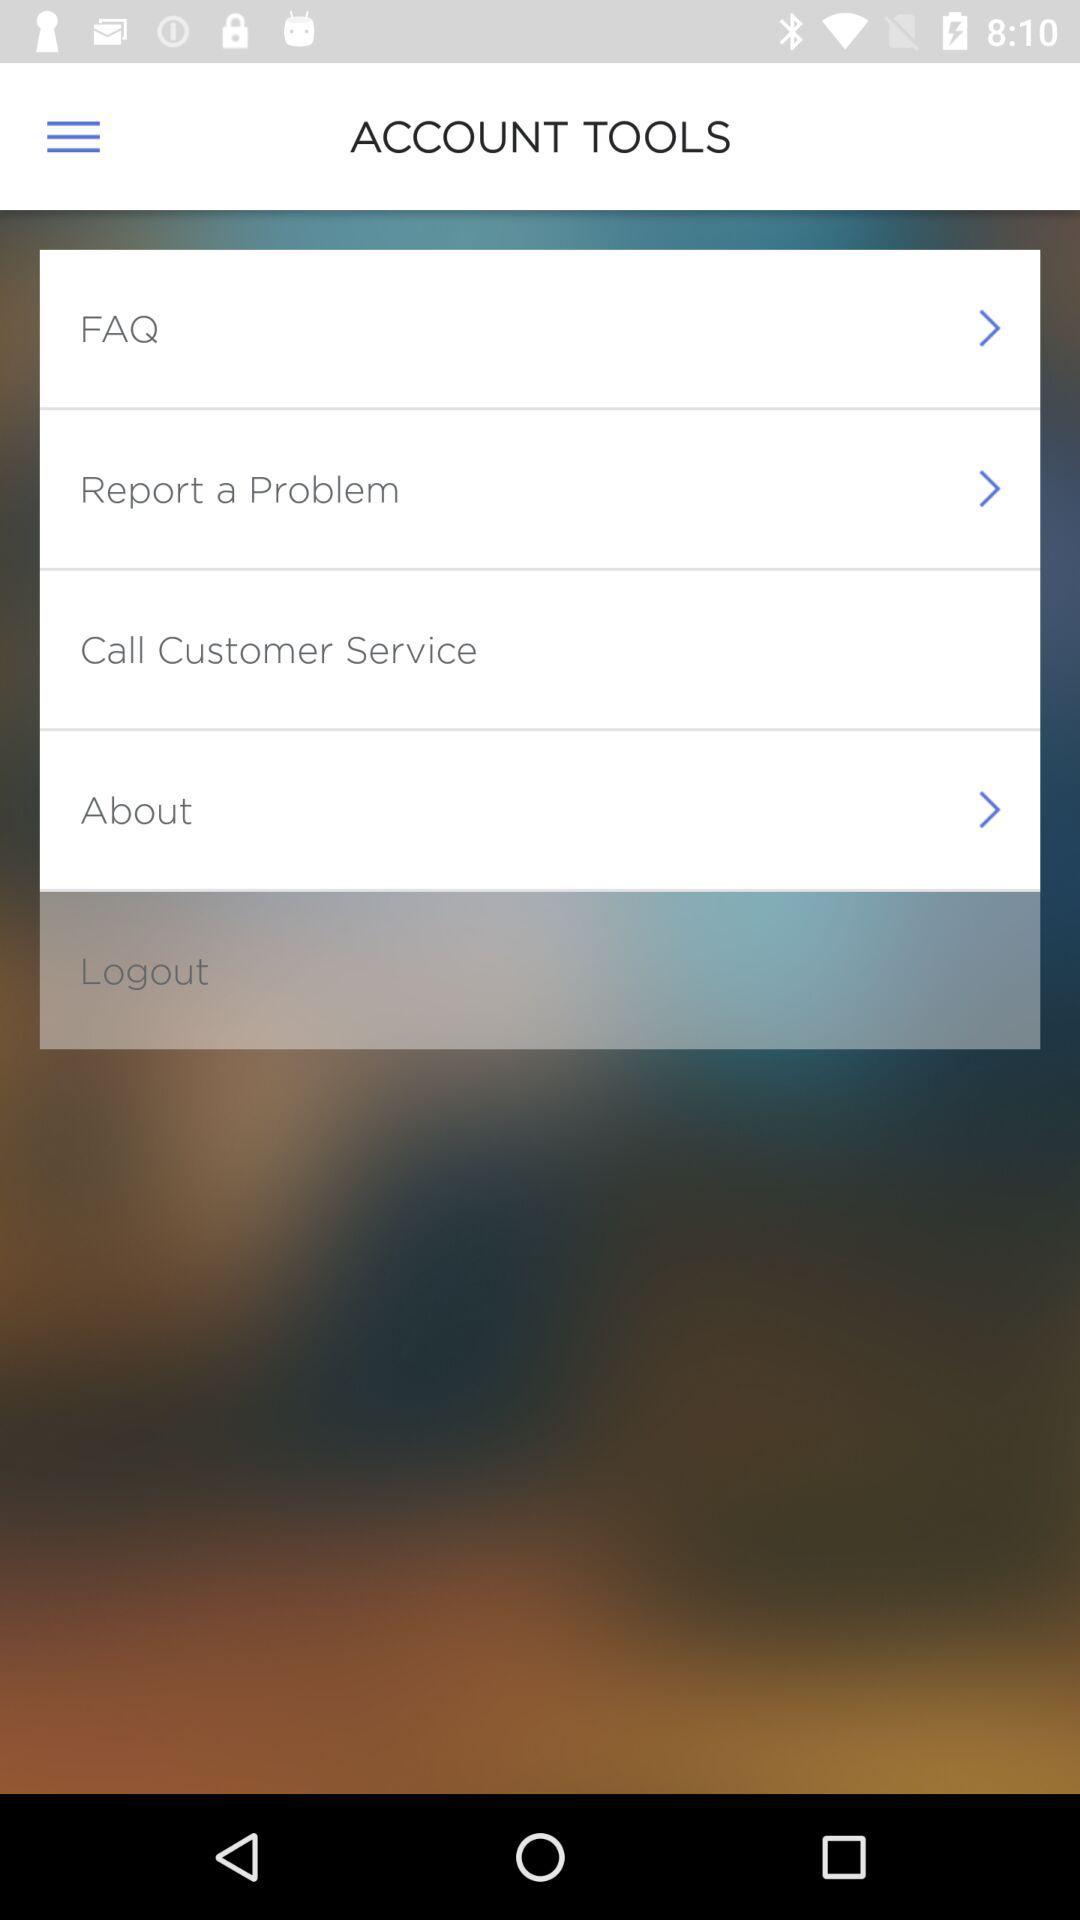 The width and height of the screenshot is (1080, 1920). Describe the element at coordinates (278, 649) in the screenshot. I see `the call customer service icon` at that location.